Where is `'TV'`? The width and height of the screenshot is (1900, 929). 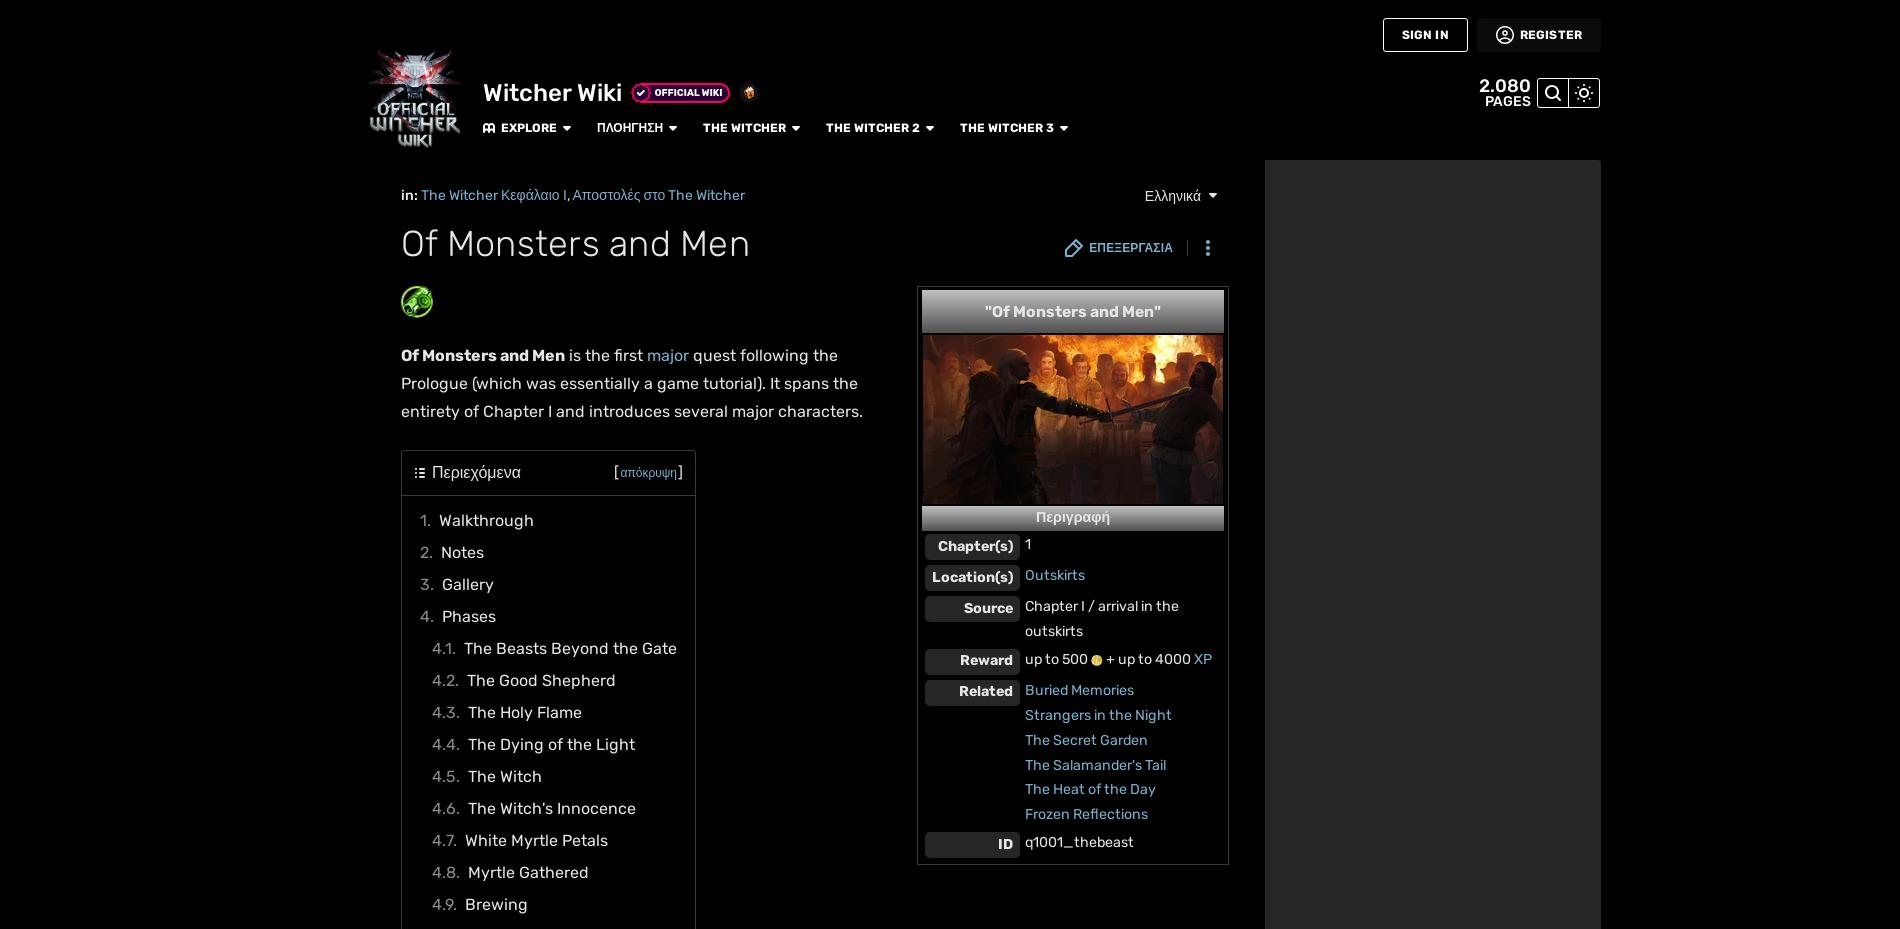
'TV' is located at coordinates (32, 328).